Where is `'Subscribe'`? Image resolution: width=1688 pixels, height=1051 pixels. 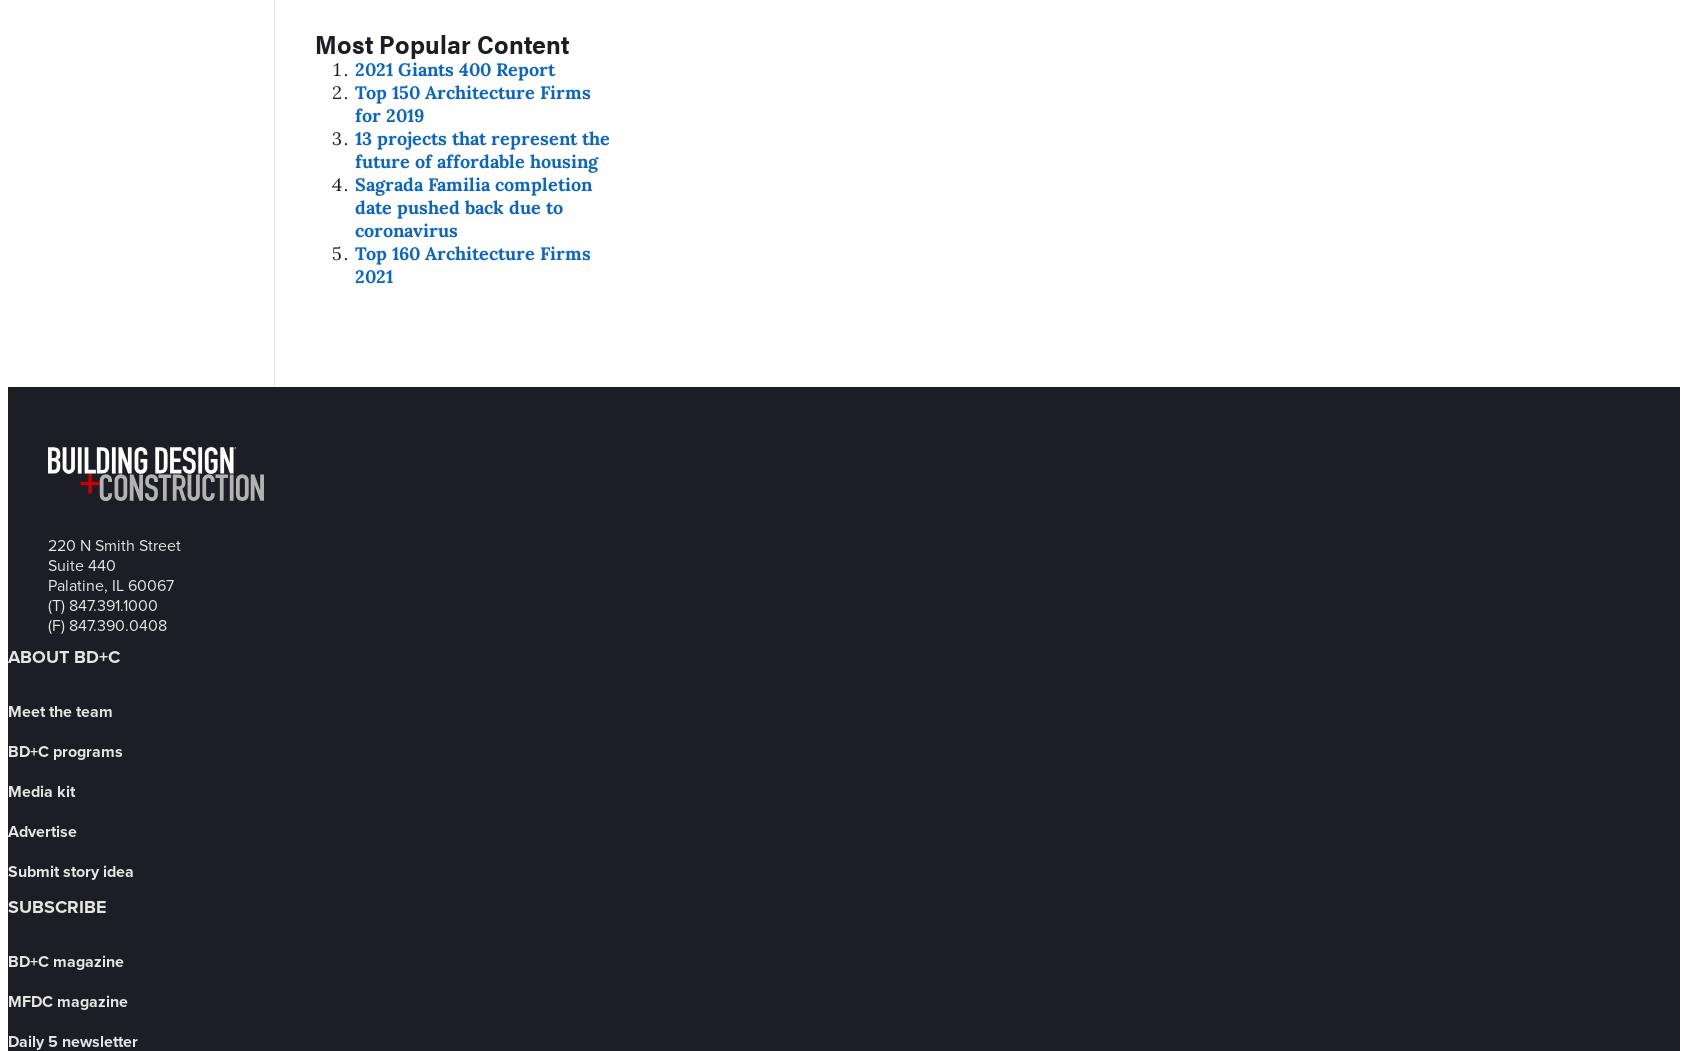 'Subscribe' is located at coordinates (6, 905).